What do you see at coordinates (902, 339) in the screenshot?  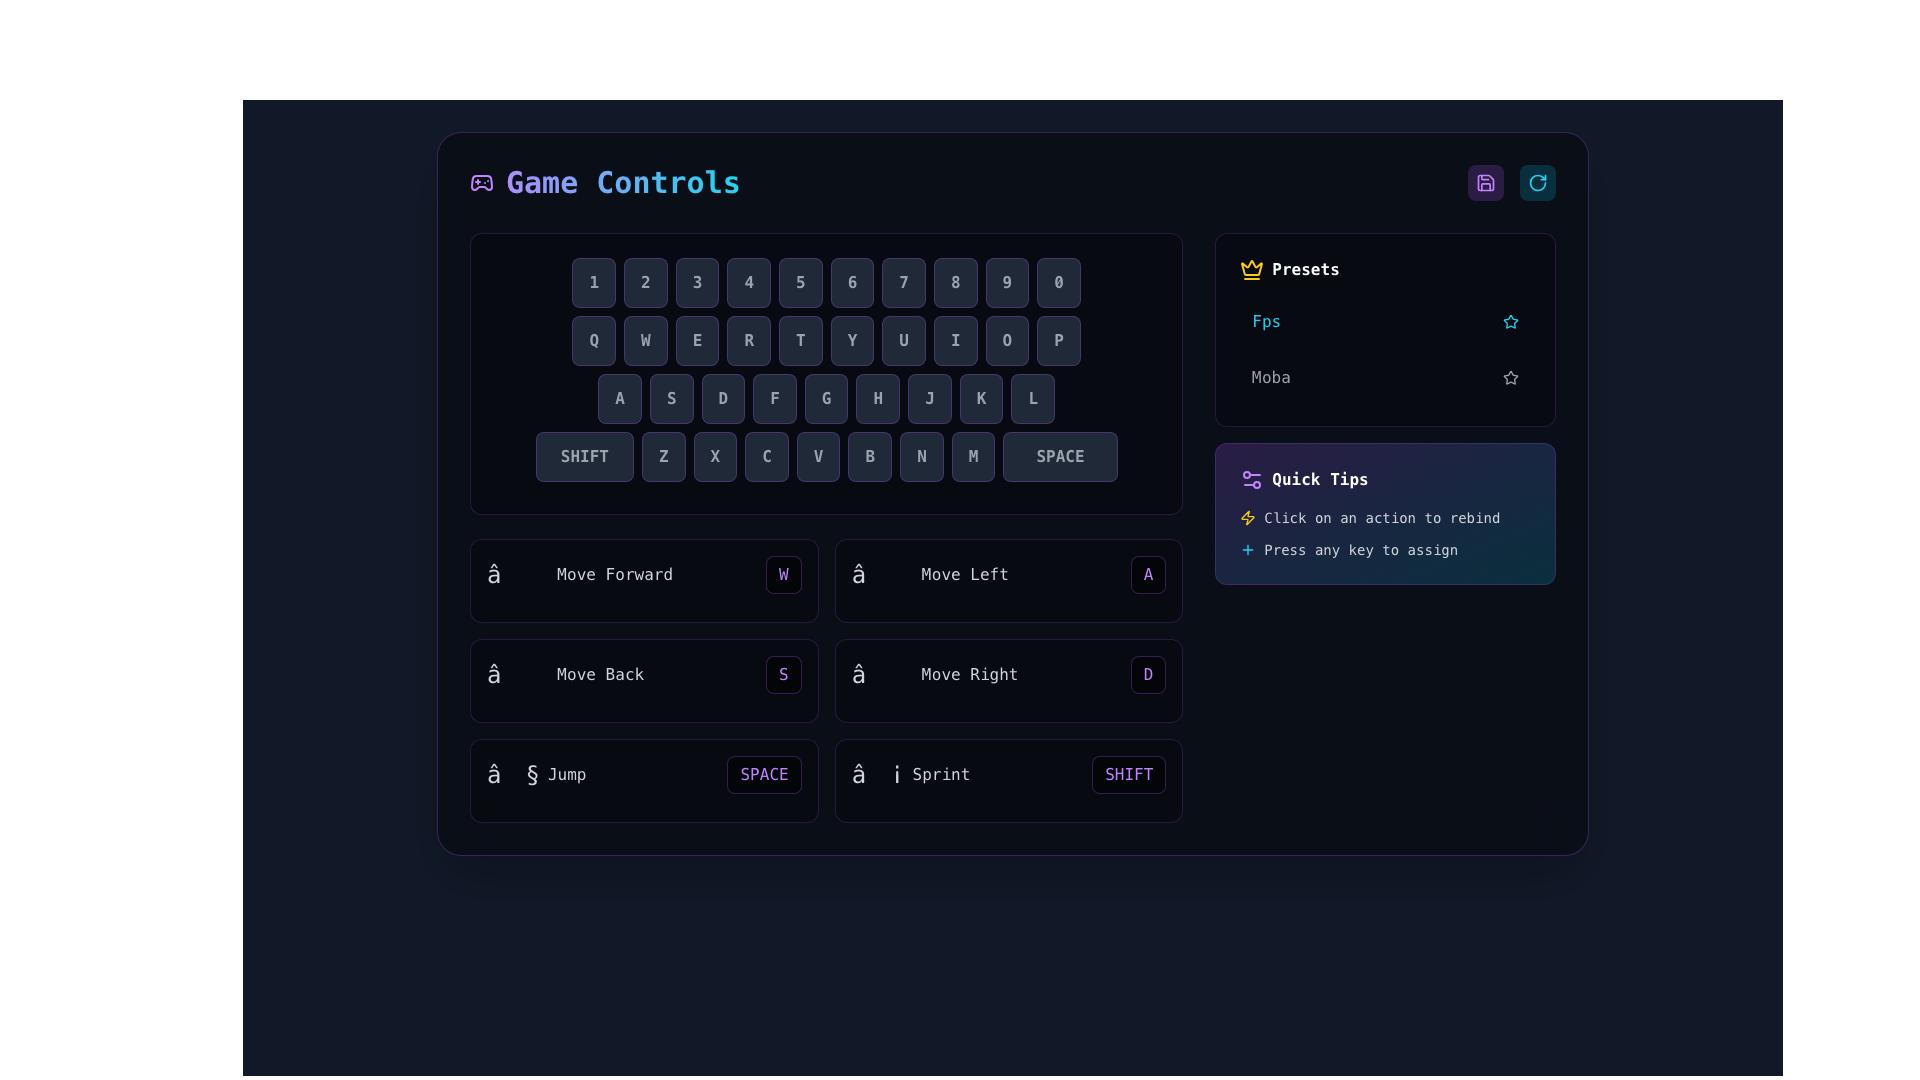 I see `the square-shaped graphical button labeled 'U' with a dark background and light gray text, located in the eighth position of the QWERTYUIOP row` at bounding box center [902, 339].